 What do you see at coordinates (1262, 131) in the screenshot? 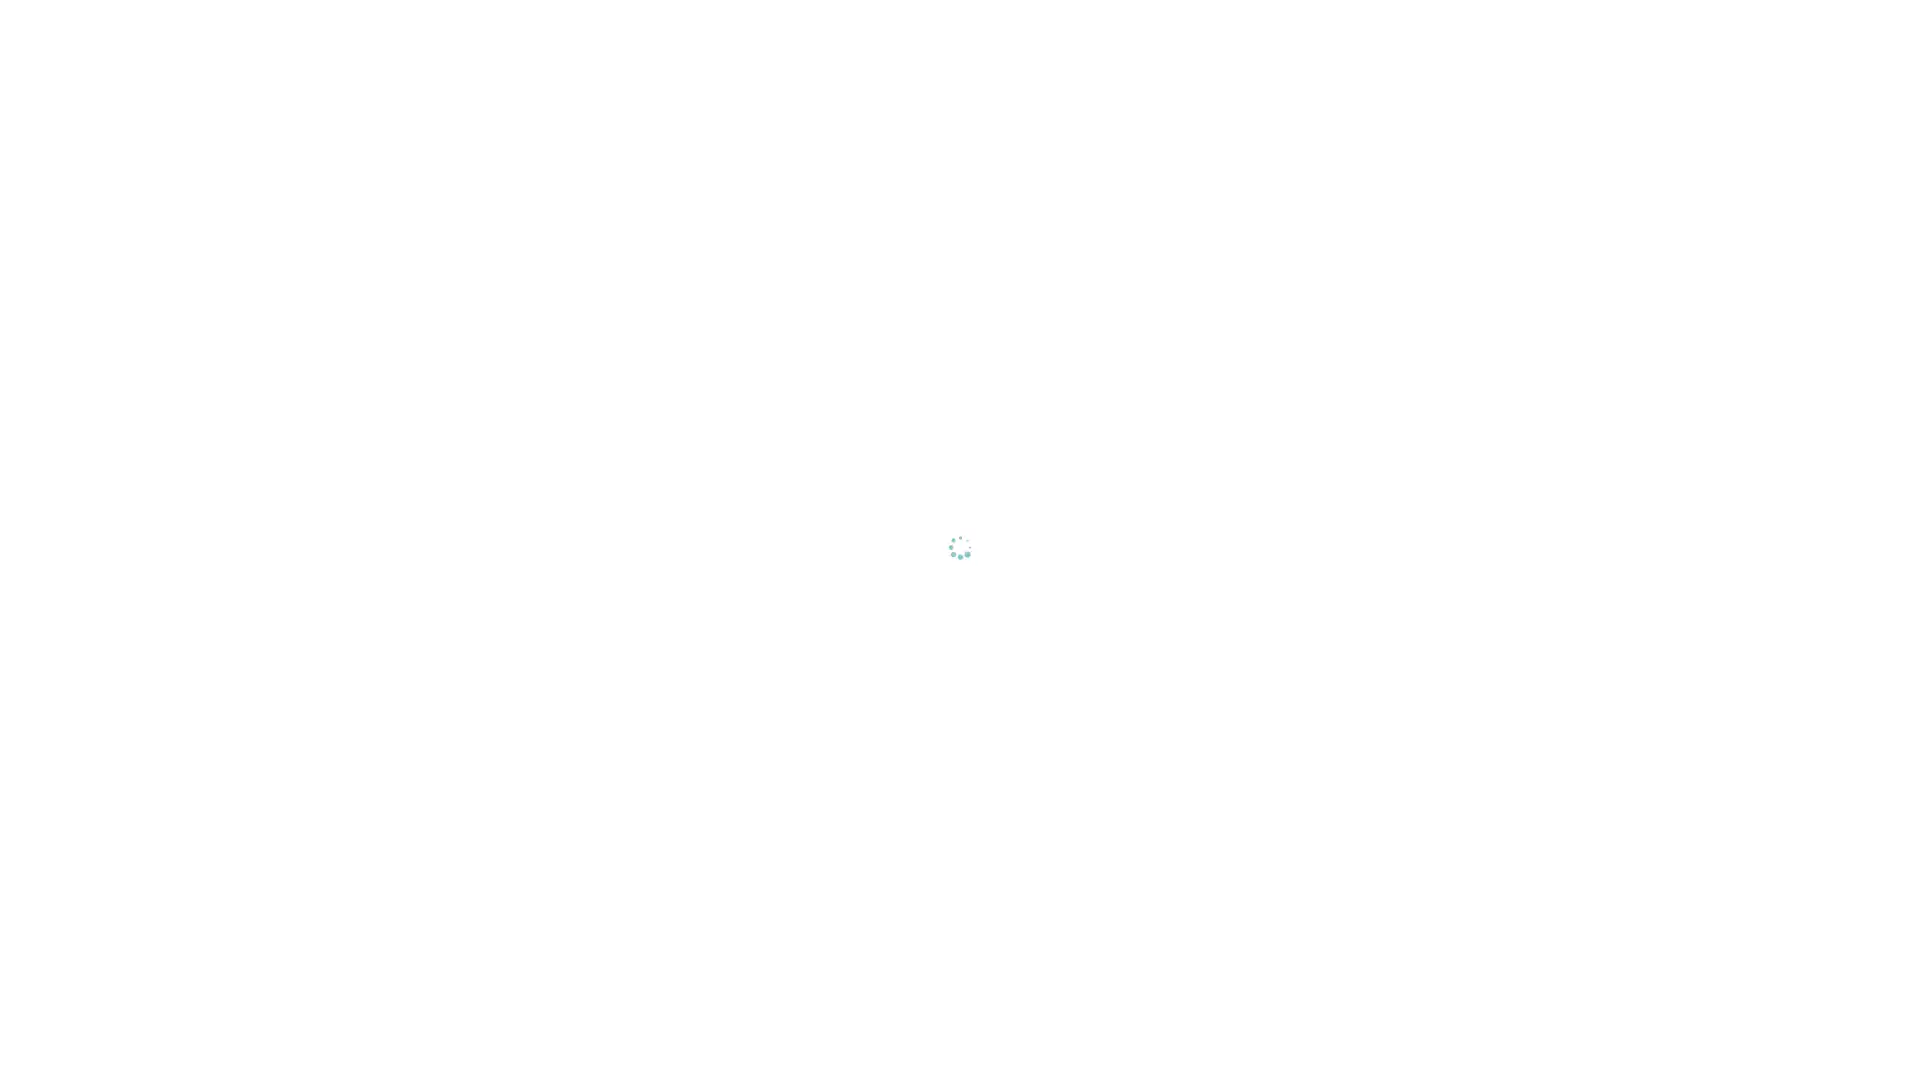
I see `Close` at bounding box center [1262, 131].